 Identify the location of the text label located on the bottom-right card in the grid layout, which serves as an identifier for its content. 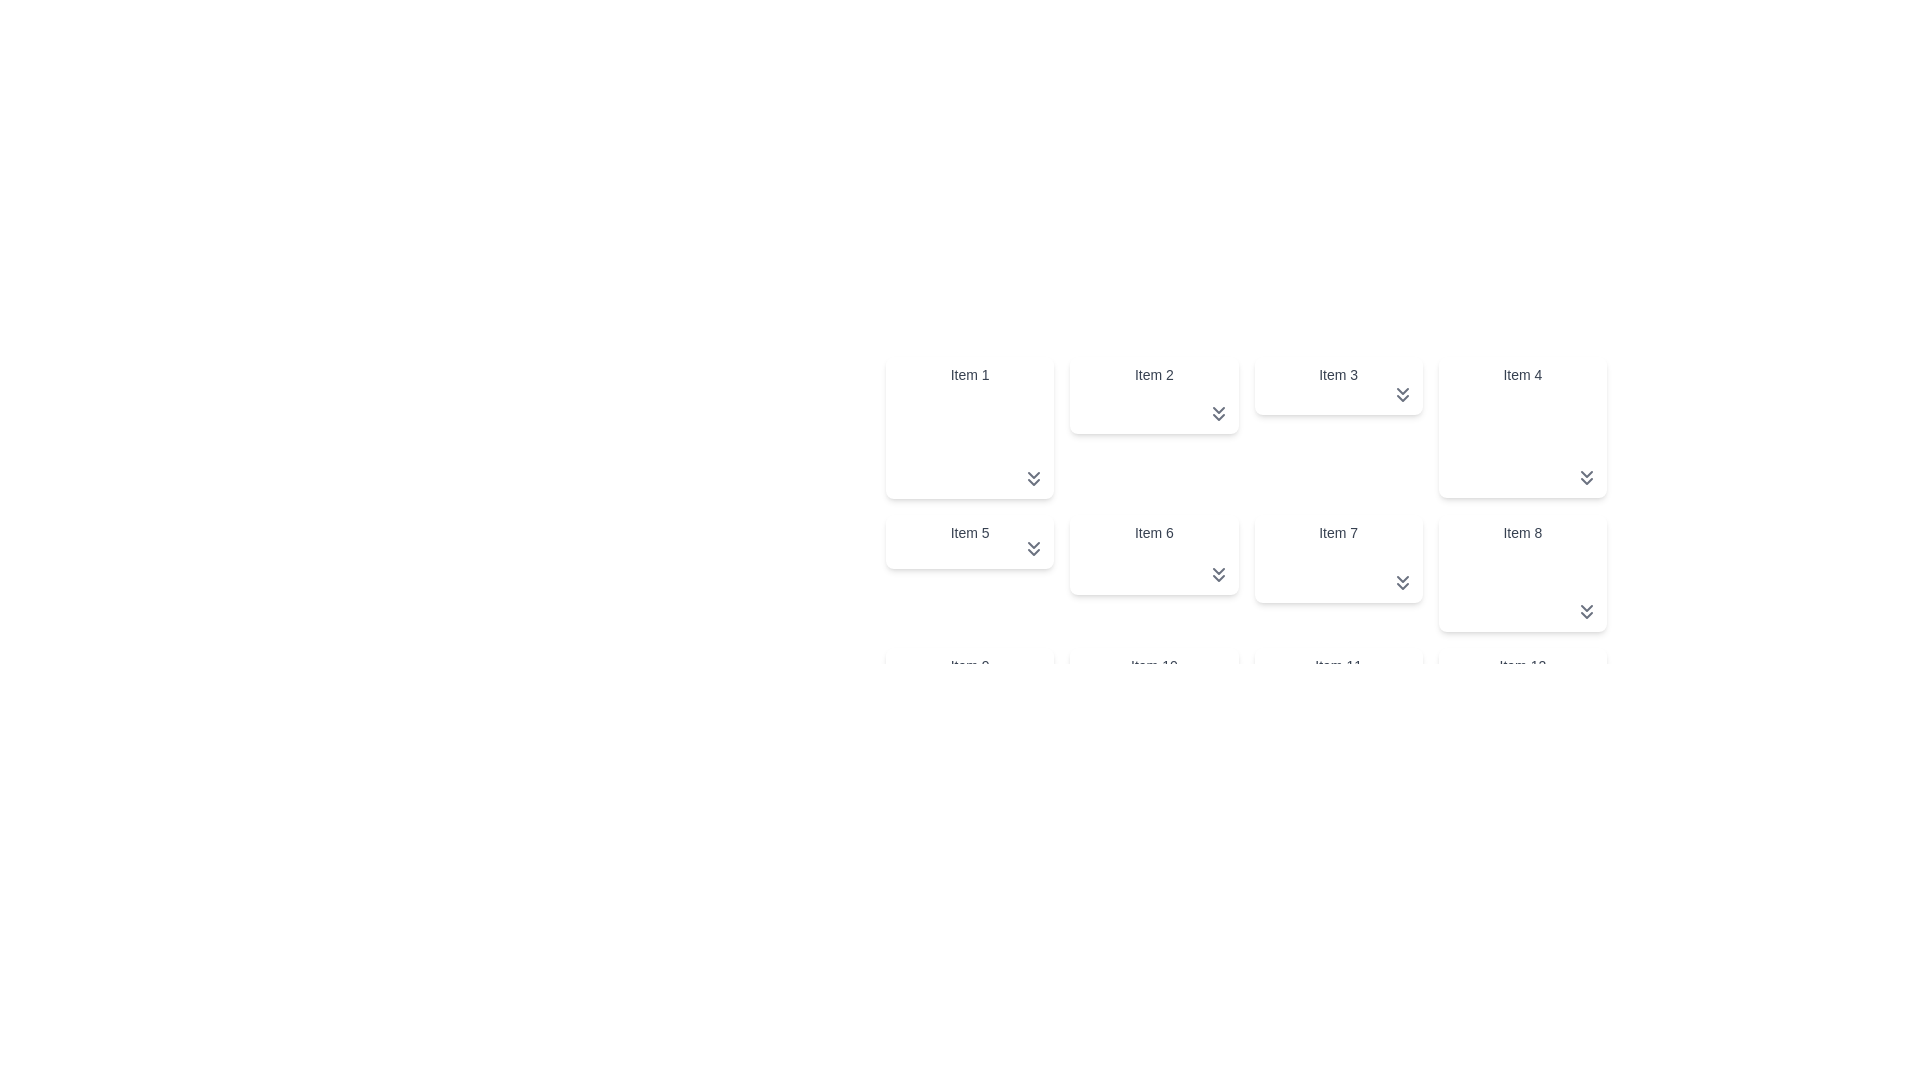
(1338, 665).